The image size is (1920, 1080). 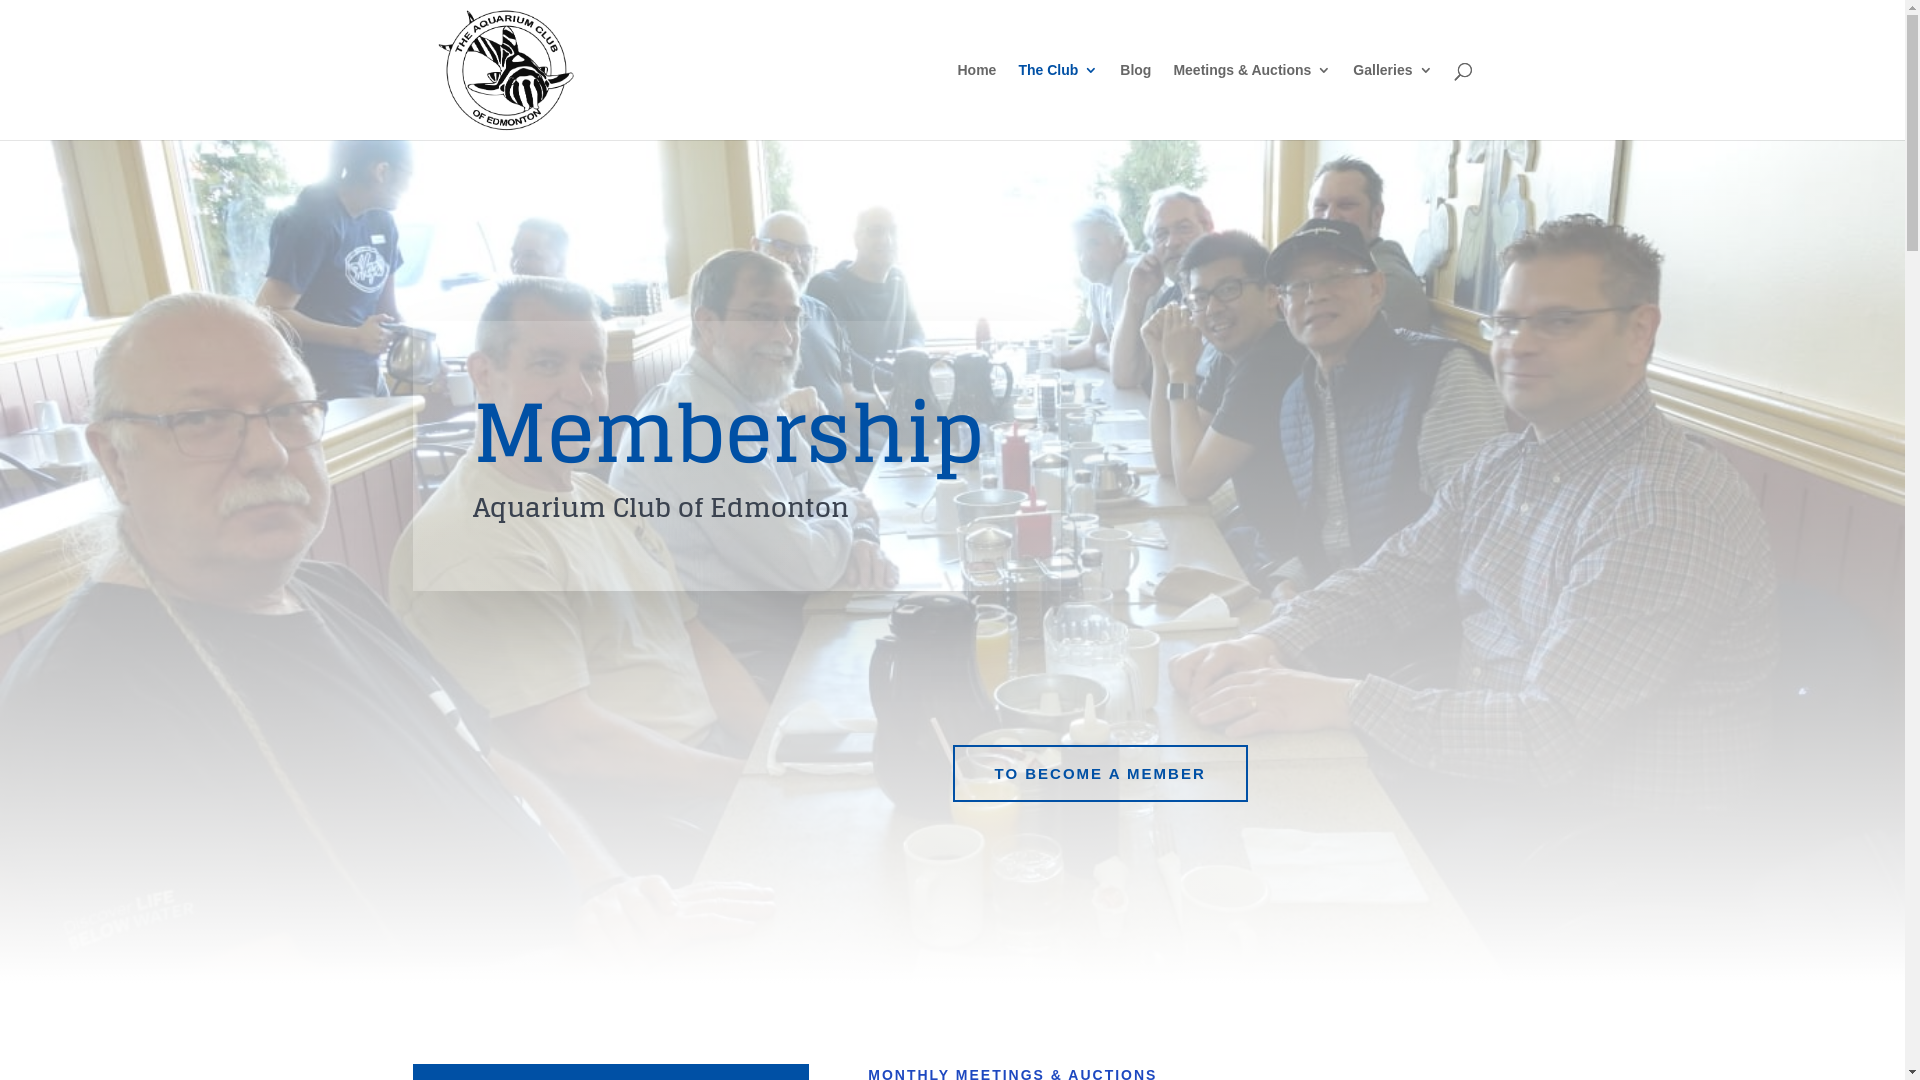 I want to click on 'TO BECOME A MEMBER', so click(x=1098, y=773).